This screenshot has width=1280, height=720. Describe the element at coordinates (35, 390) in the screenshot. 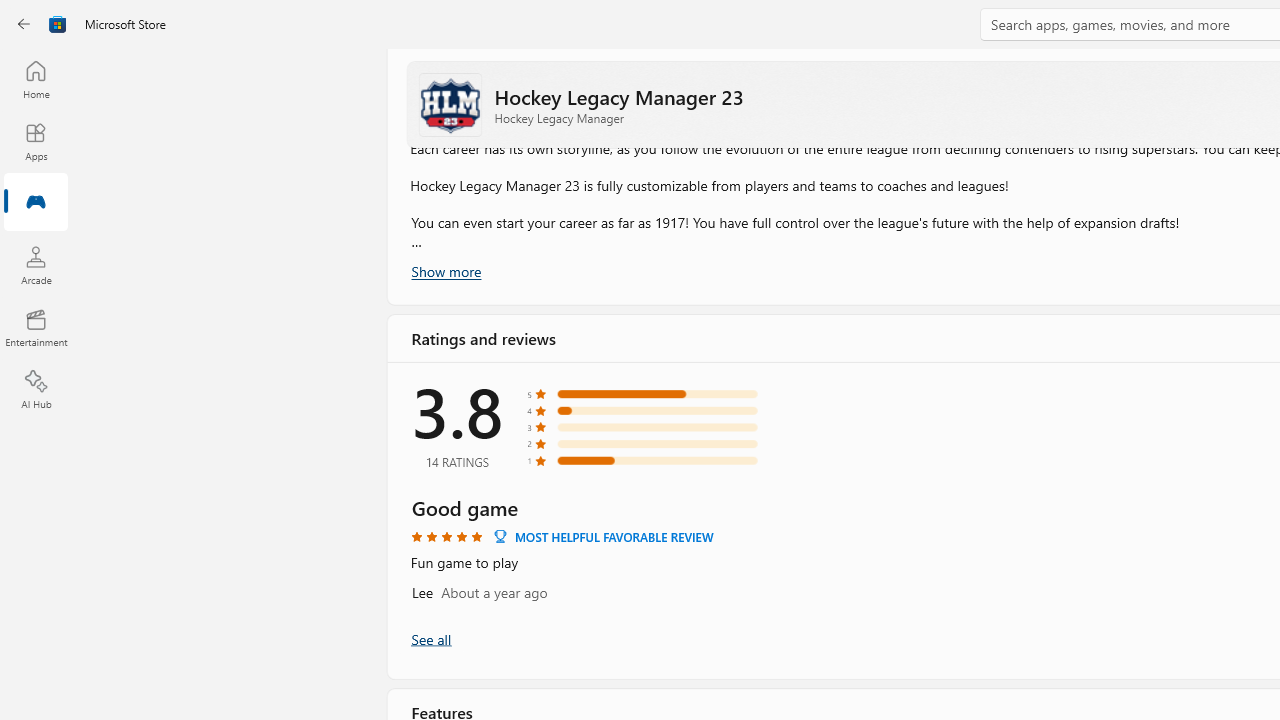

I see `'AI Hub'` at that location.